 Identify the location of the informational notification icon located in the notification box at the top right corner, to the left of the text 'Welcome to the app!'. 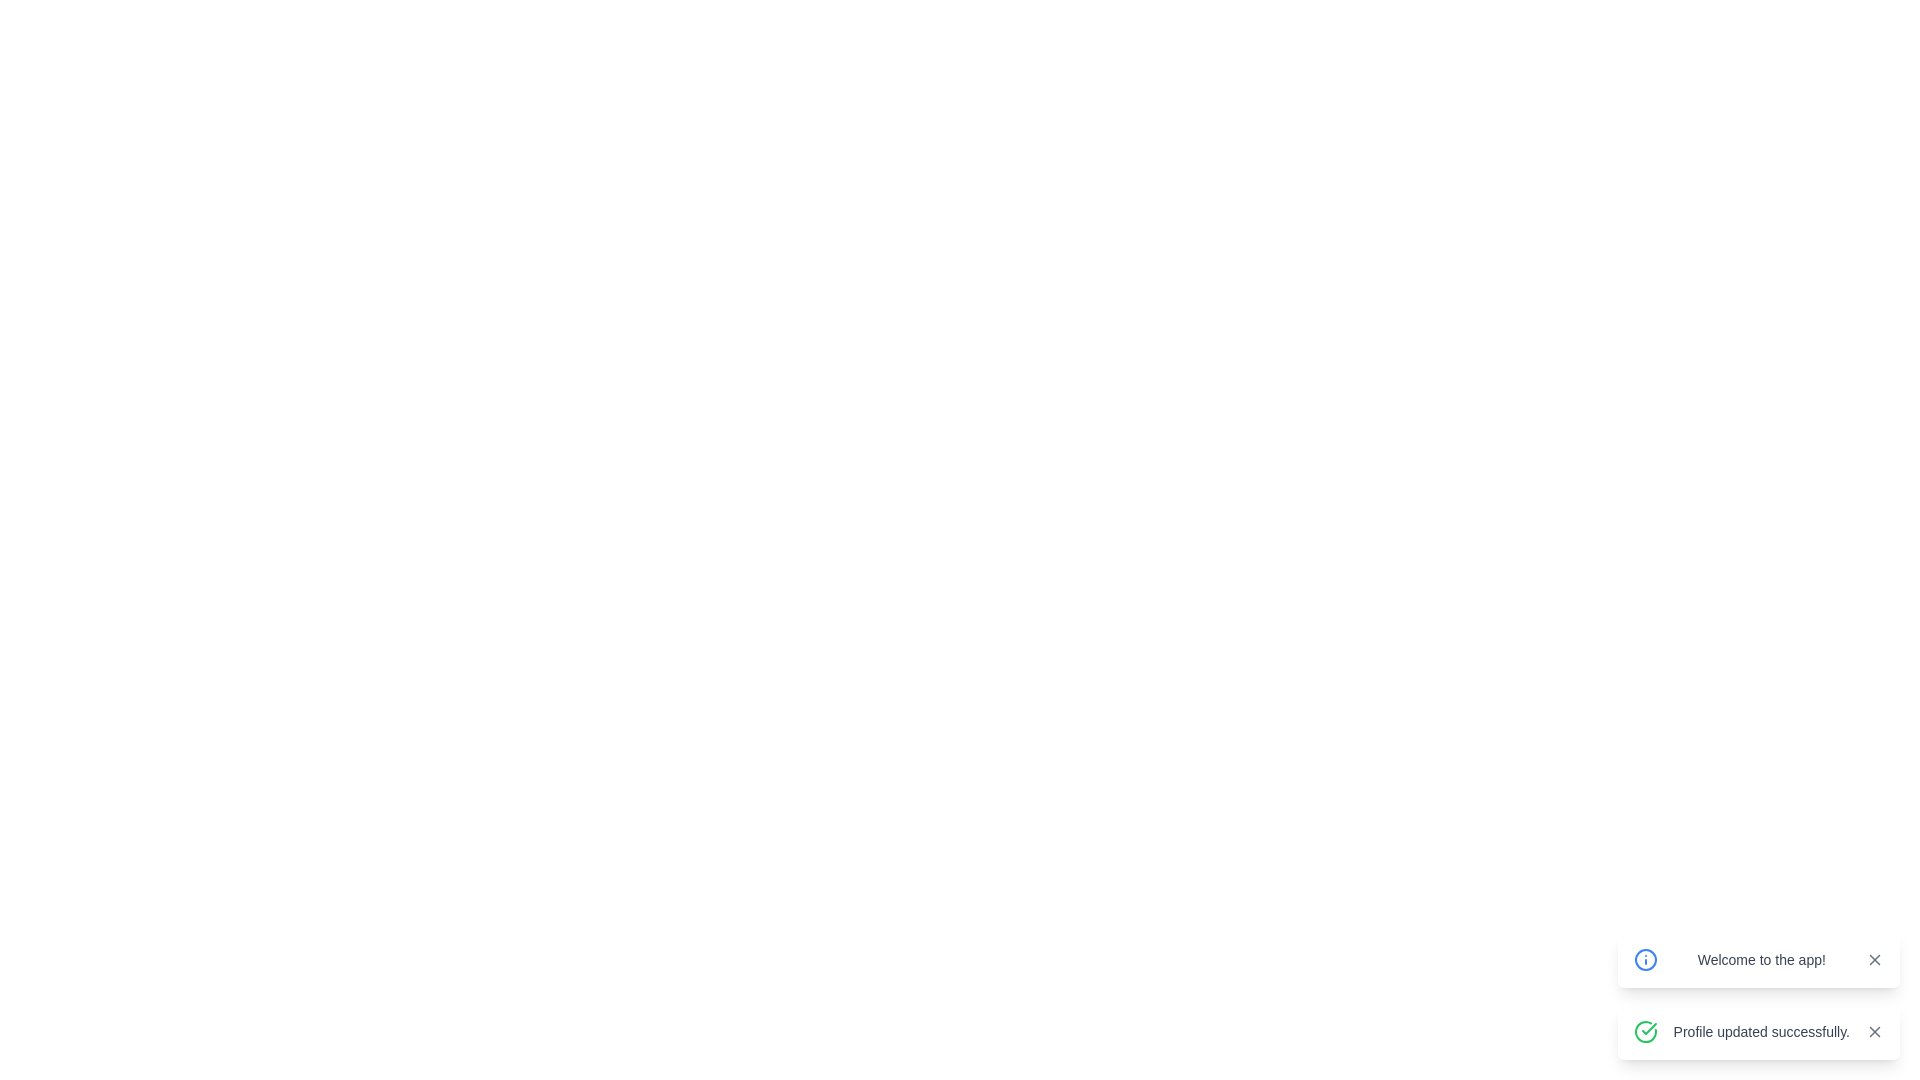
(1645, 959).